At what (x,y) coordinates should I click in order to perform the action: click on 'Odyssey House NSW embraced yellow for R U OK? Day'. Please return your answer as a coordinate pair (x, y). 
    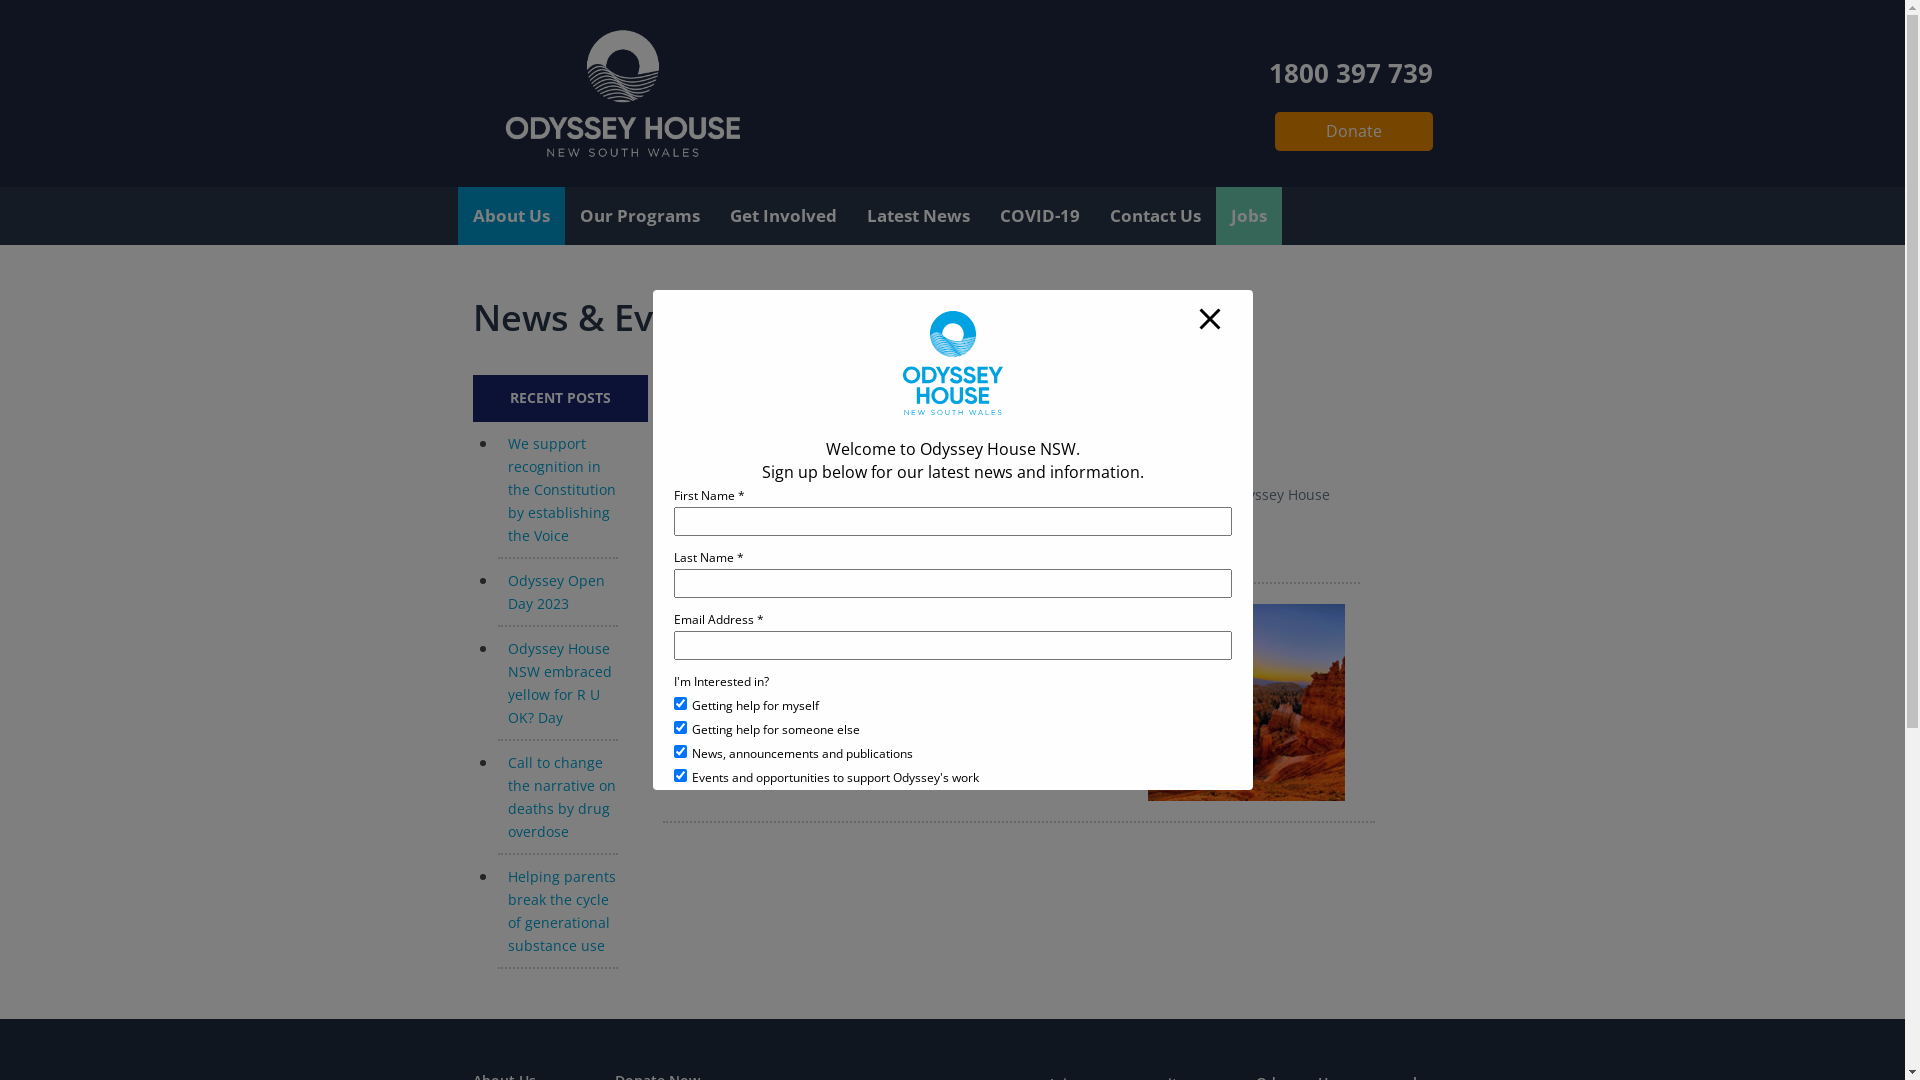
    Looking at the image, I should click on (560, 681).